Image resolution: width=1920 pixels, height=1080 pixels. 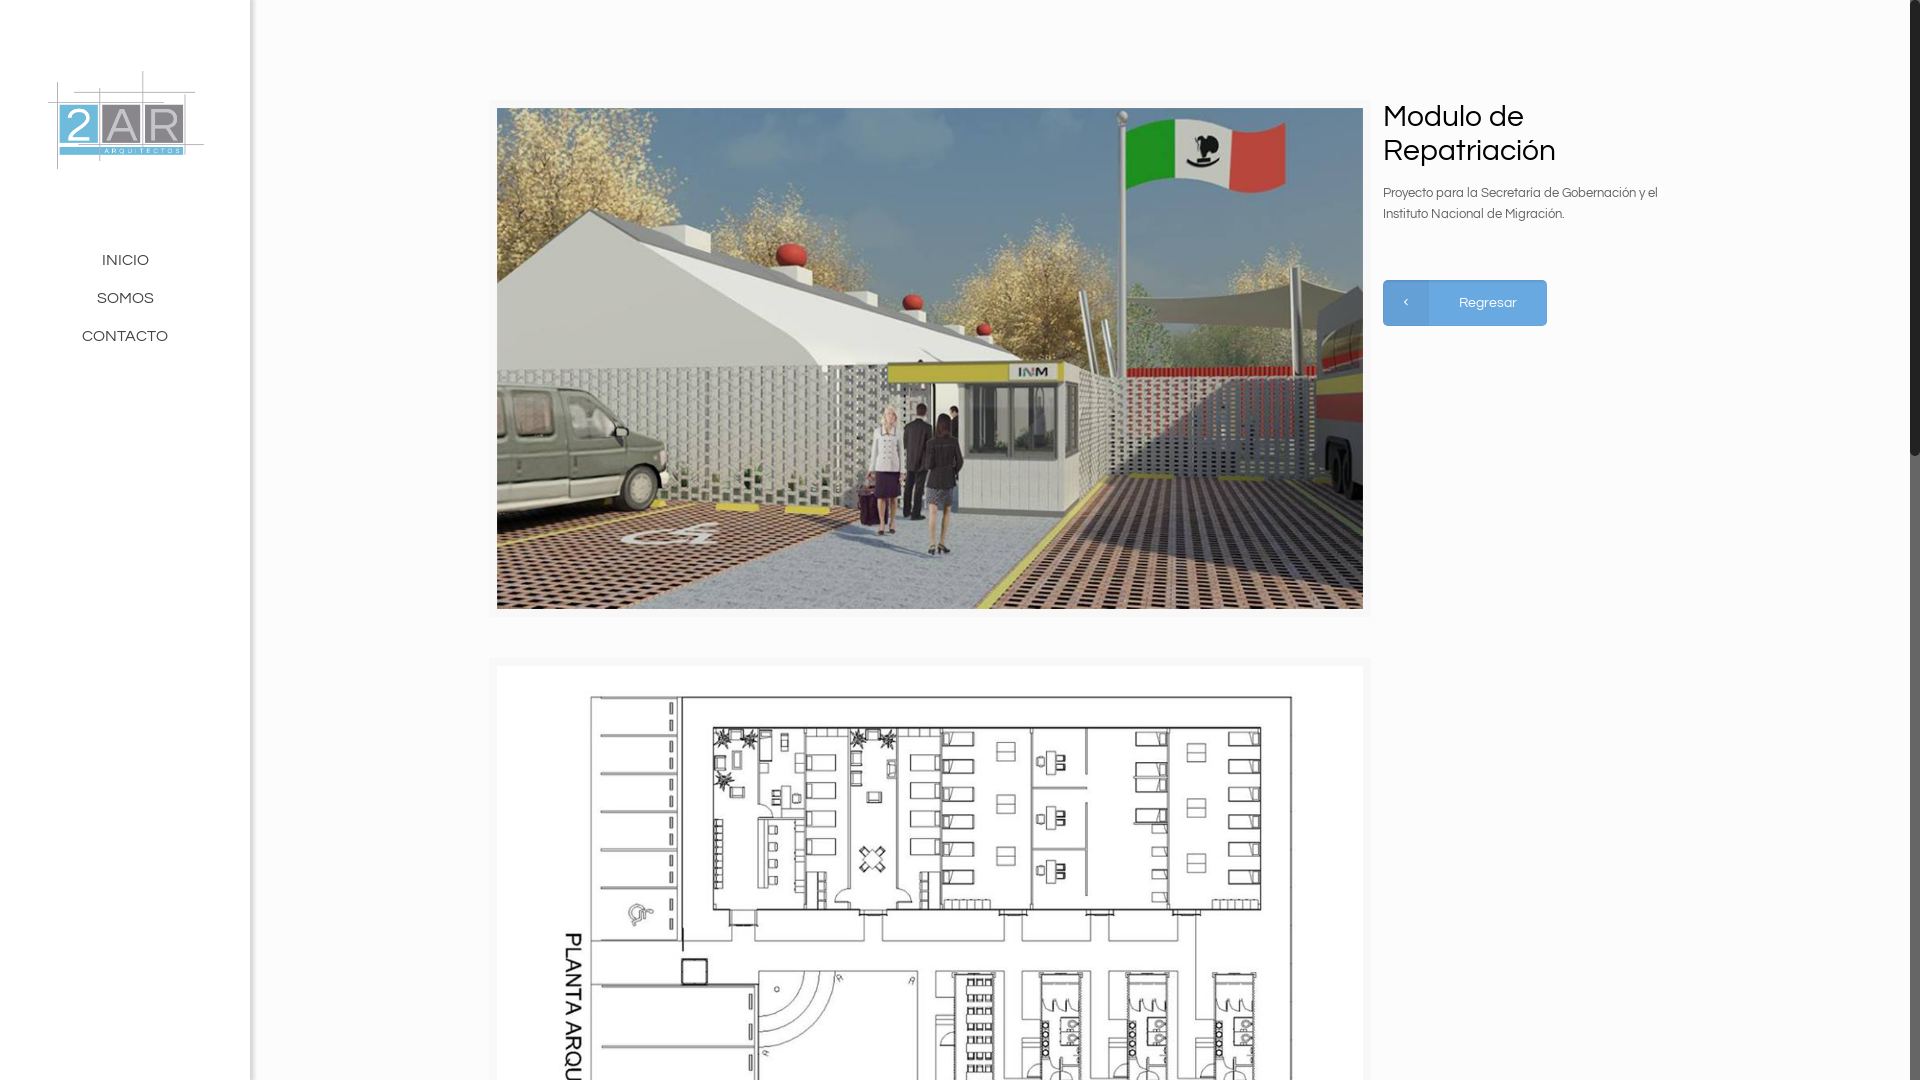 What do you see at coordinates (123, 120) in the screenshot?
I see `'2AR'` at bounding box center [123, 120].